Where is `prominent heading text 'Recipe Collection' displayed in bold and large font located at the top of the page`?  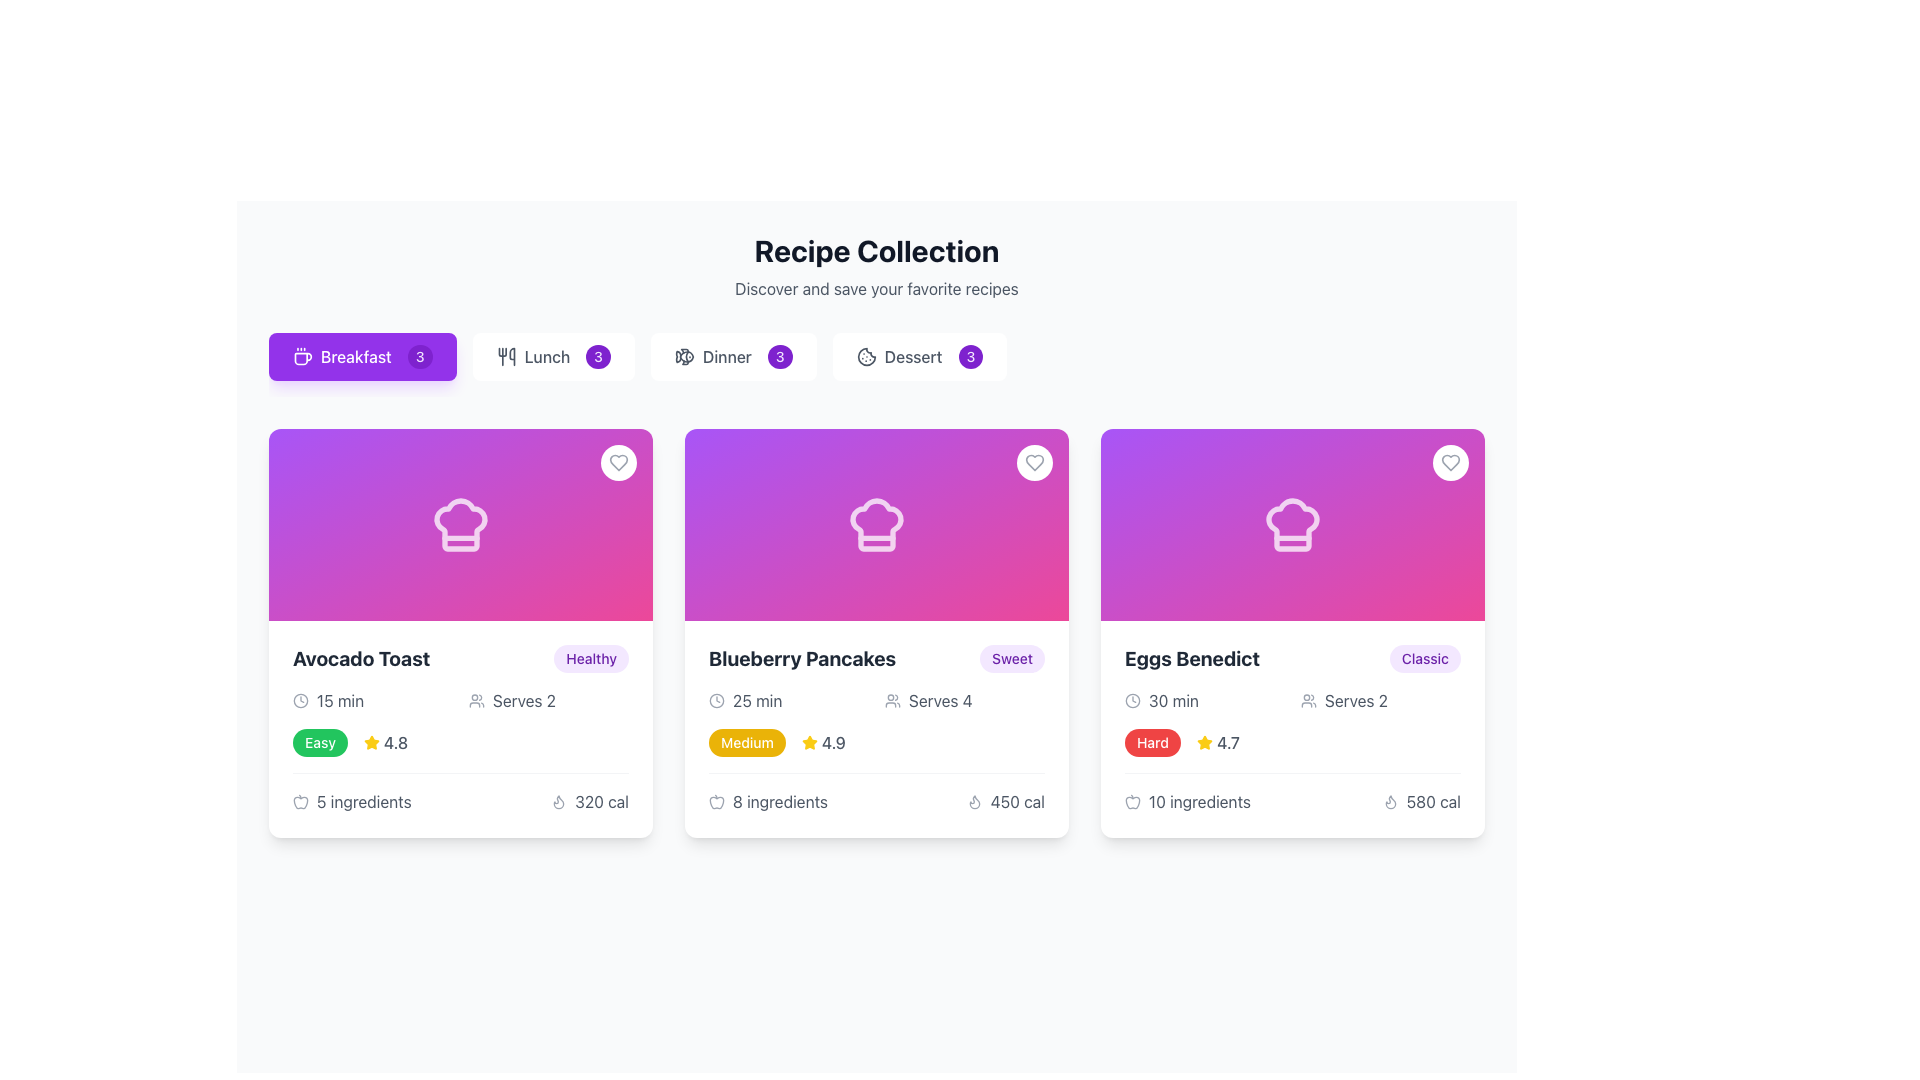 prominent heading text 'Recipe Collection' displayed in bold and large font located at the top of the page is located at coordinates (877, 249).